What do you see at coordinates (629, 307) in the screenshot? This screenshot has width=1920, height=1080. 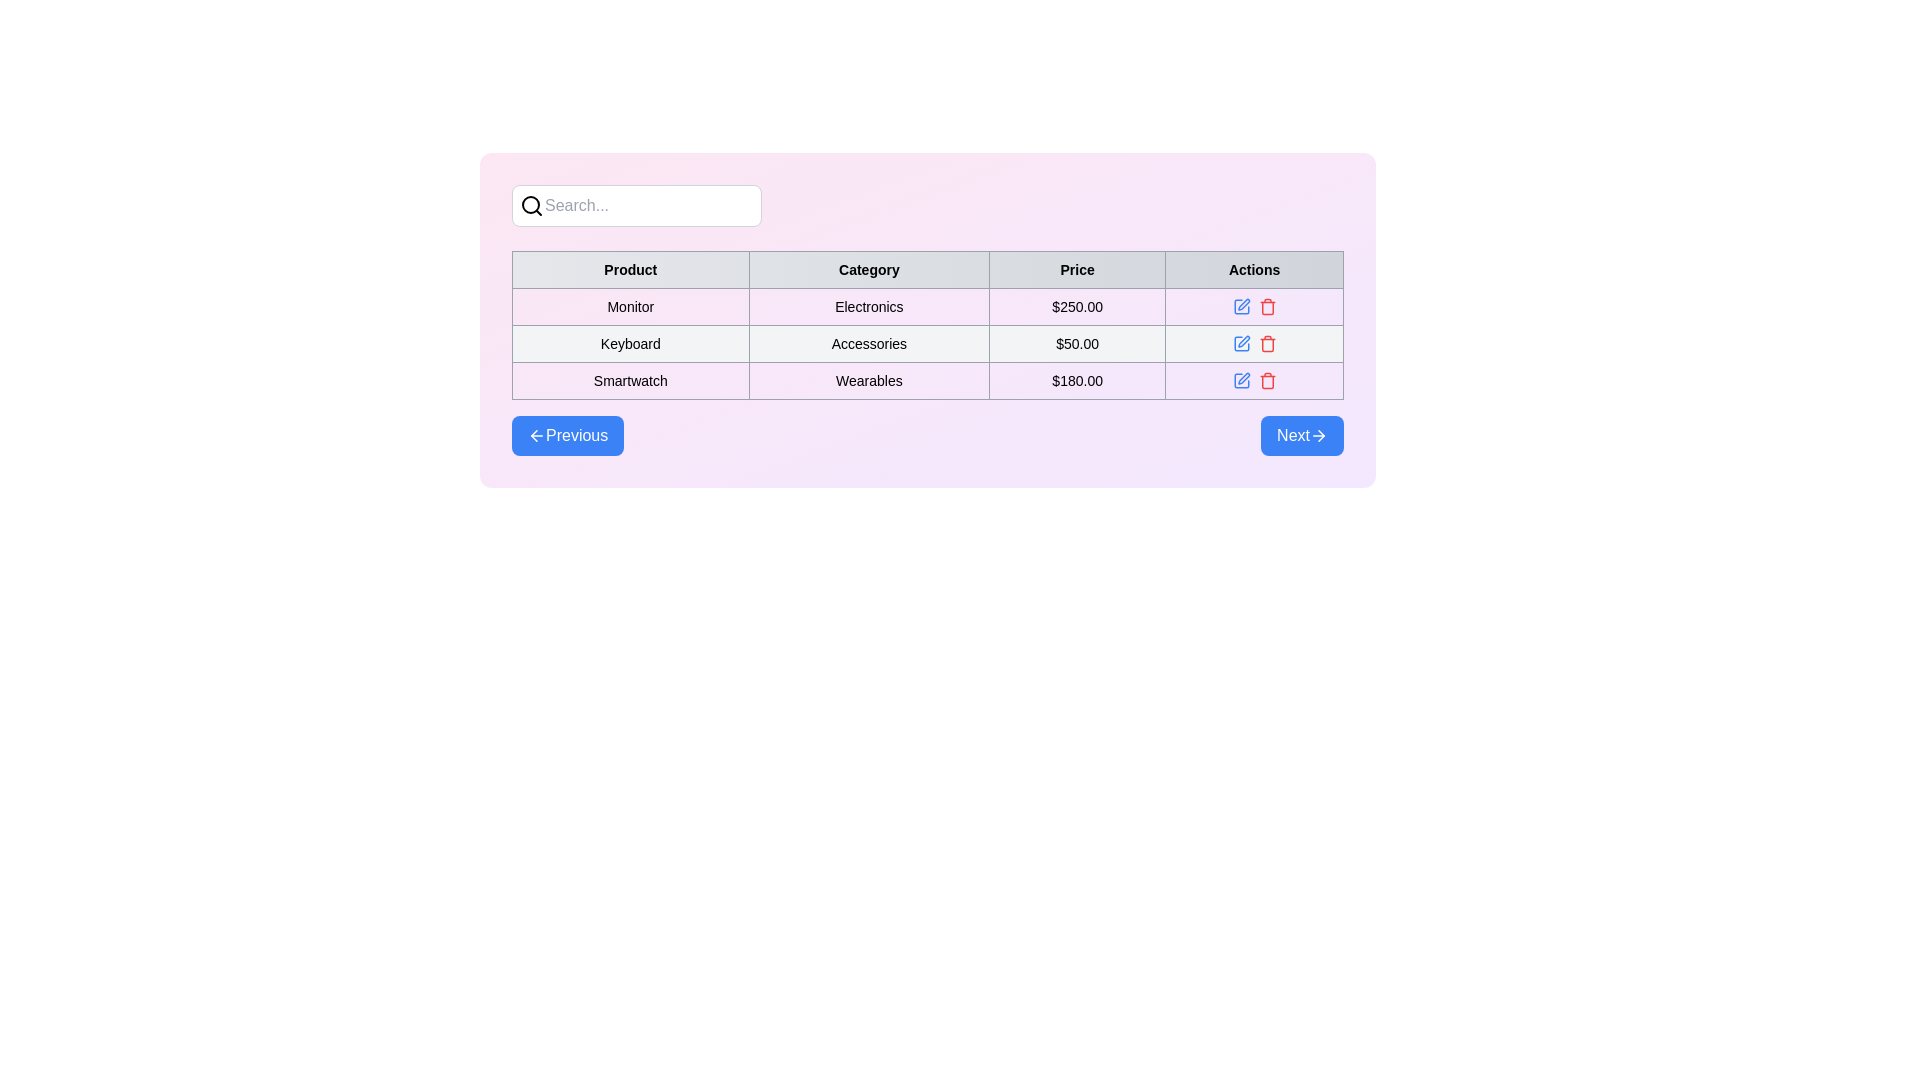 I see `the 'Monitor' label, which is the first column entry in a row of products, featuring a light gray background and black text` at bounding box center [629, 307].